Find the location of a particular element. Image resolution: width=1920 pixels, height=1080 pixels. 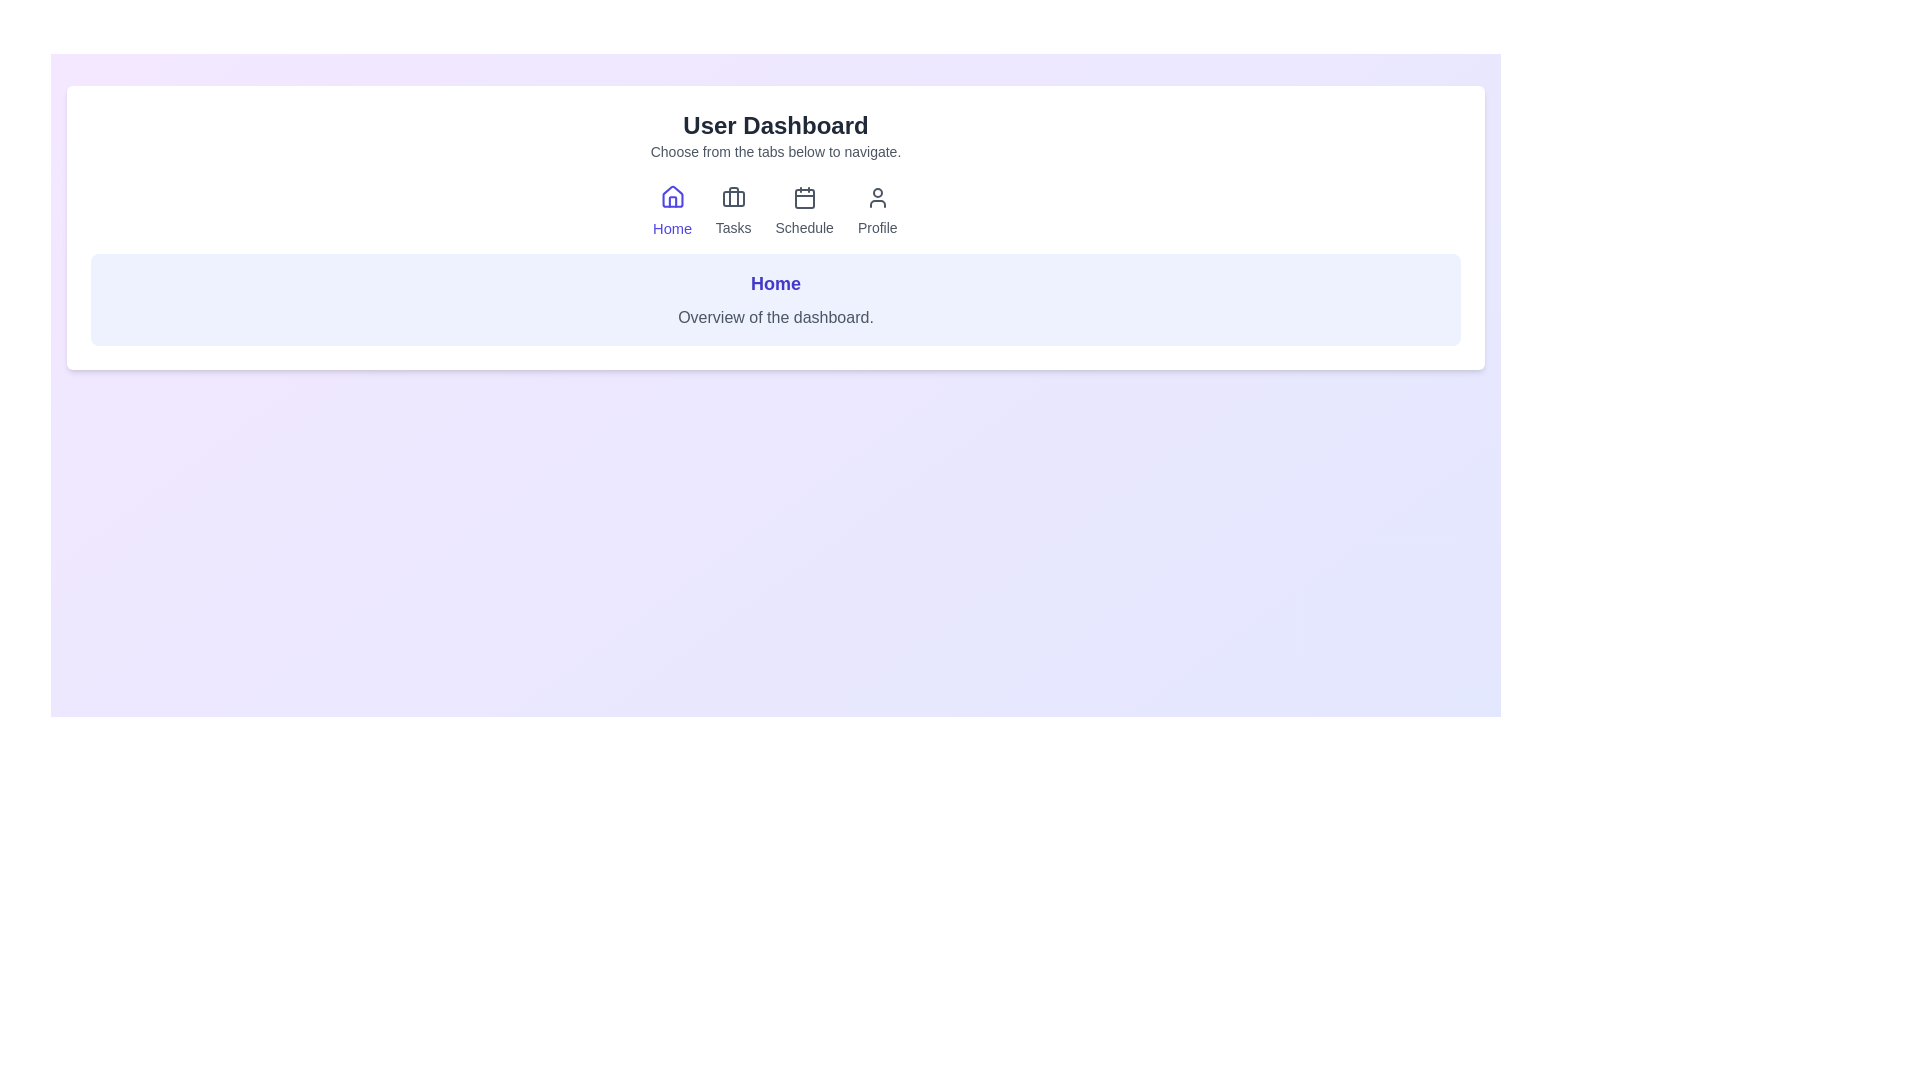

the header labeled 'User Dashboard' which is styled in bold and dark gray, located at the top center of the dashboard page is located at coordinates (775, 126).